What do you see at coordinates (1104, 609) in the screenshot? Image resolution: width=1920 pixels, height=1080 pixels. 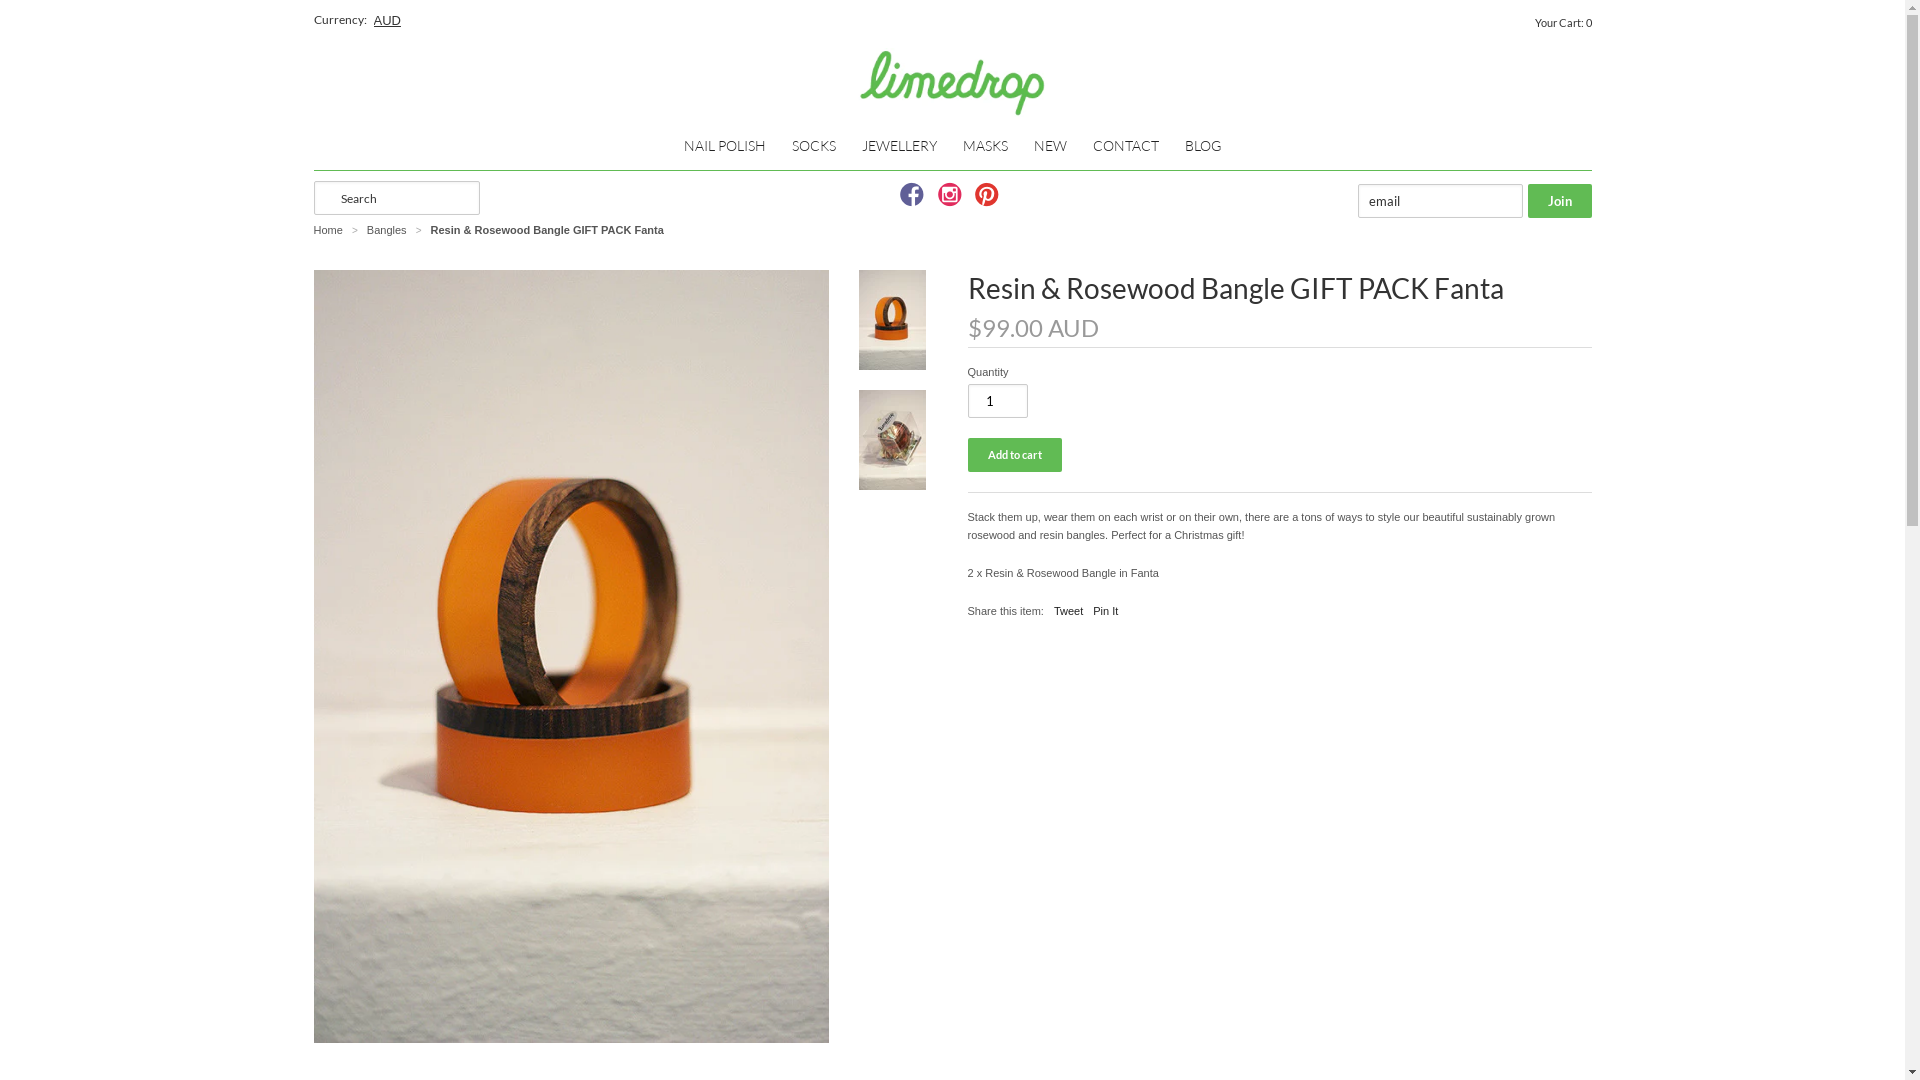 I see `'Pin It'` at bounding box center [1104, 609].